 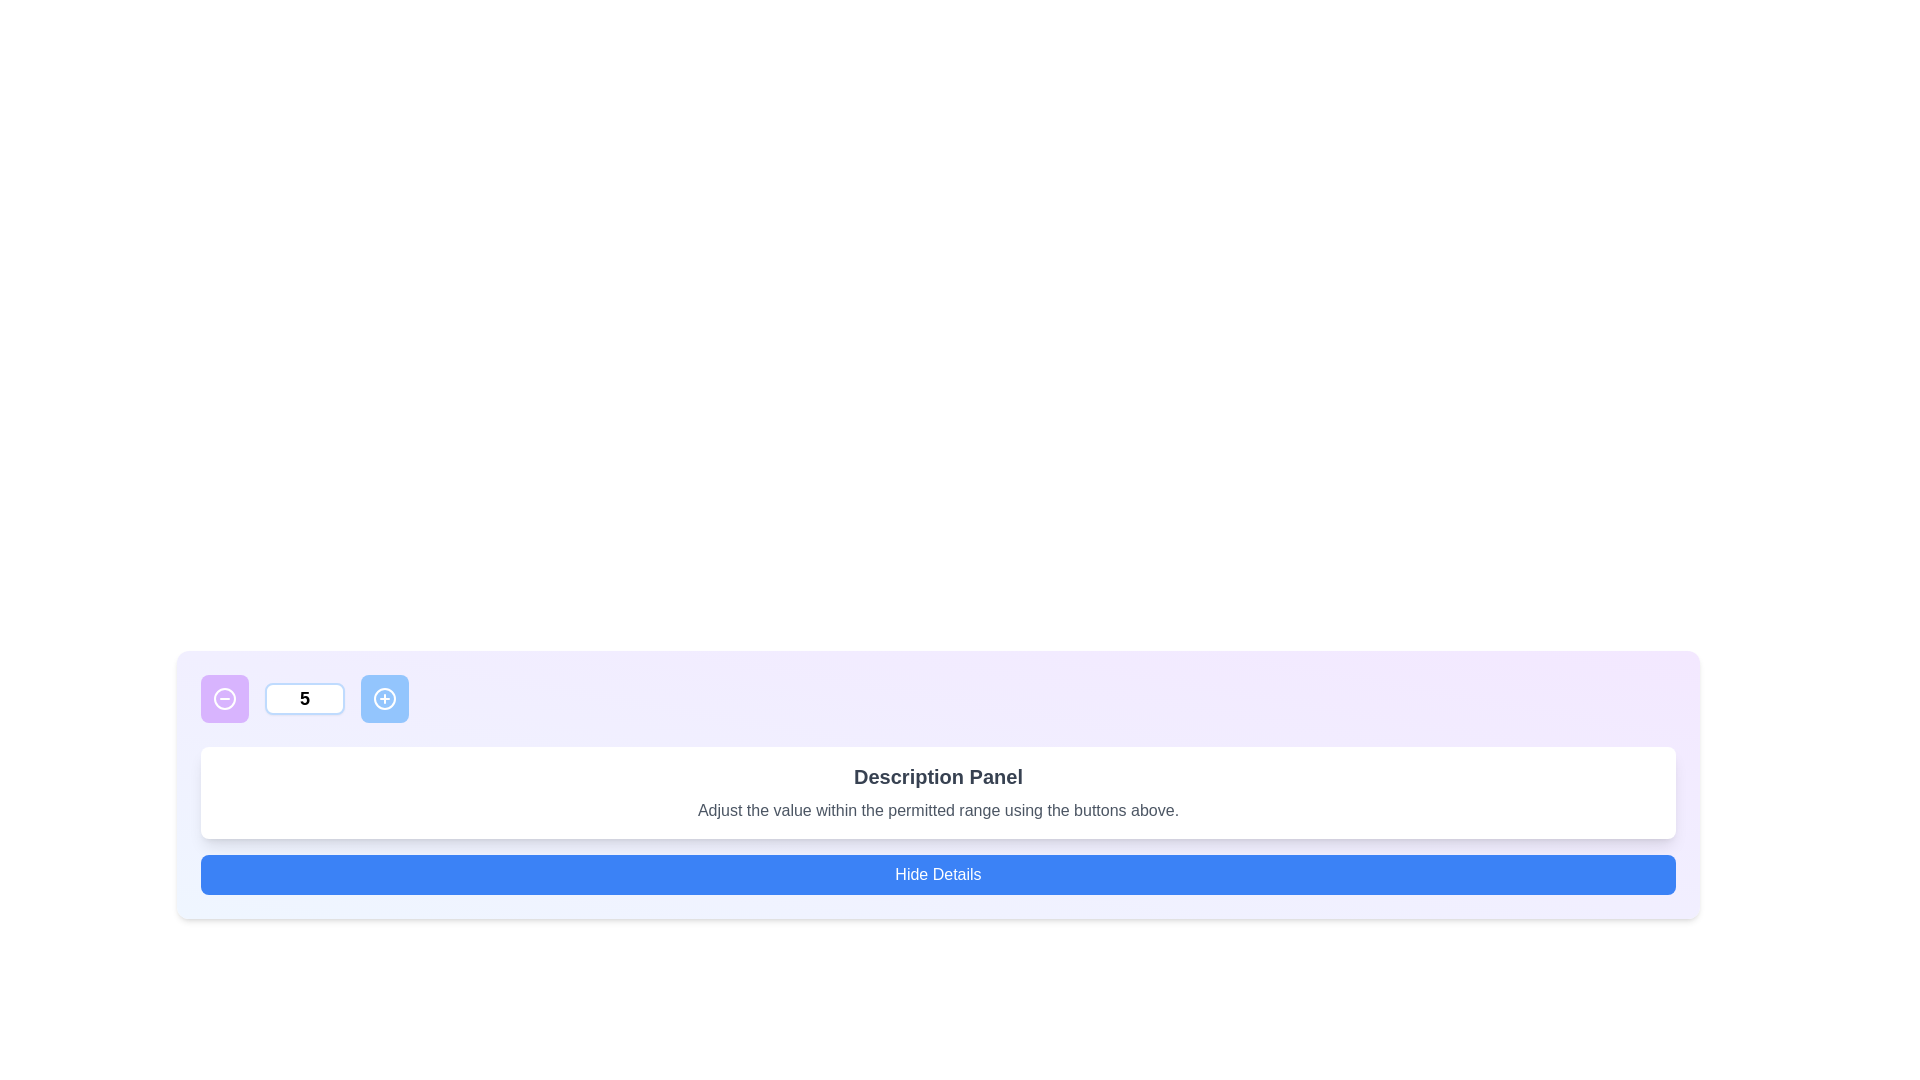 What do you see at coordinates (225, 697) in the screenshot?
I see `the purple button with a minus icon` at bounding box center [225, 697].